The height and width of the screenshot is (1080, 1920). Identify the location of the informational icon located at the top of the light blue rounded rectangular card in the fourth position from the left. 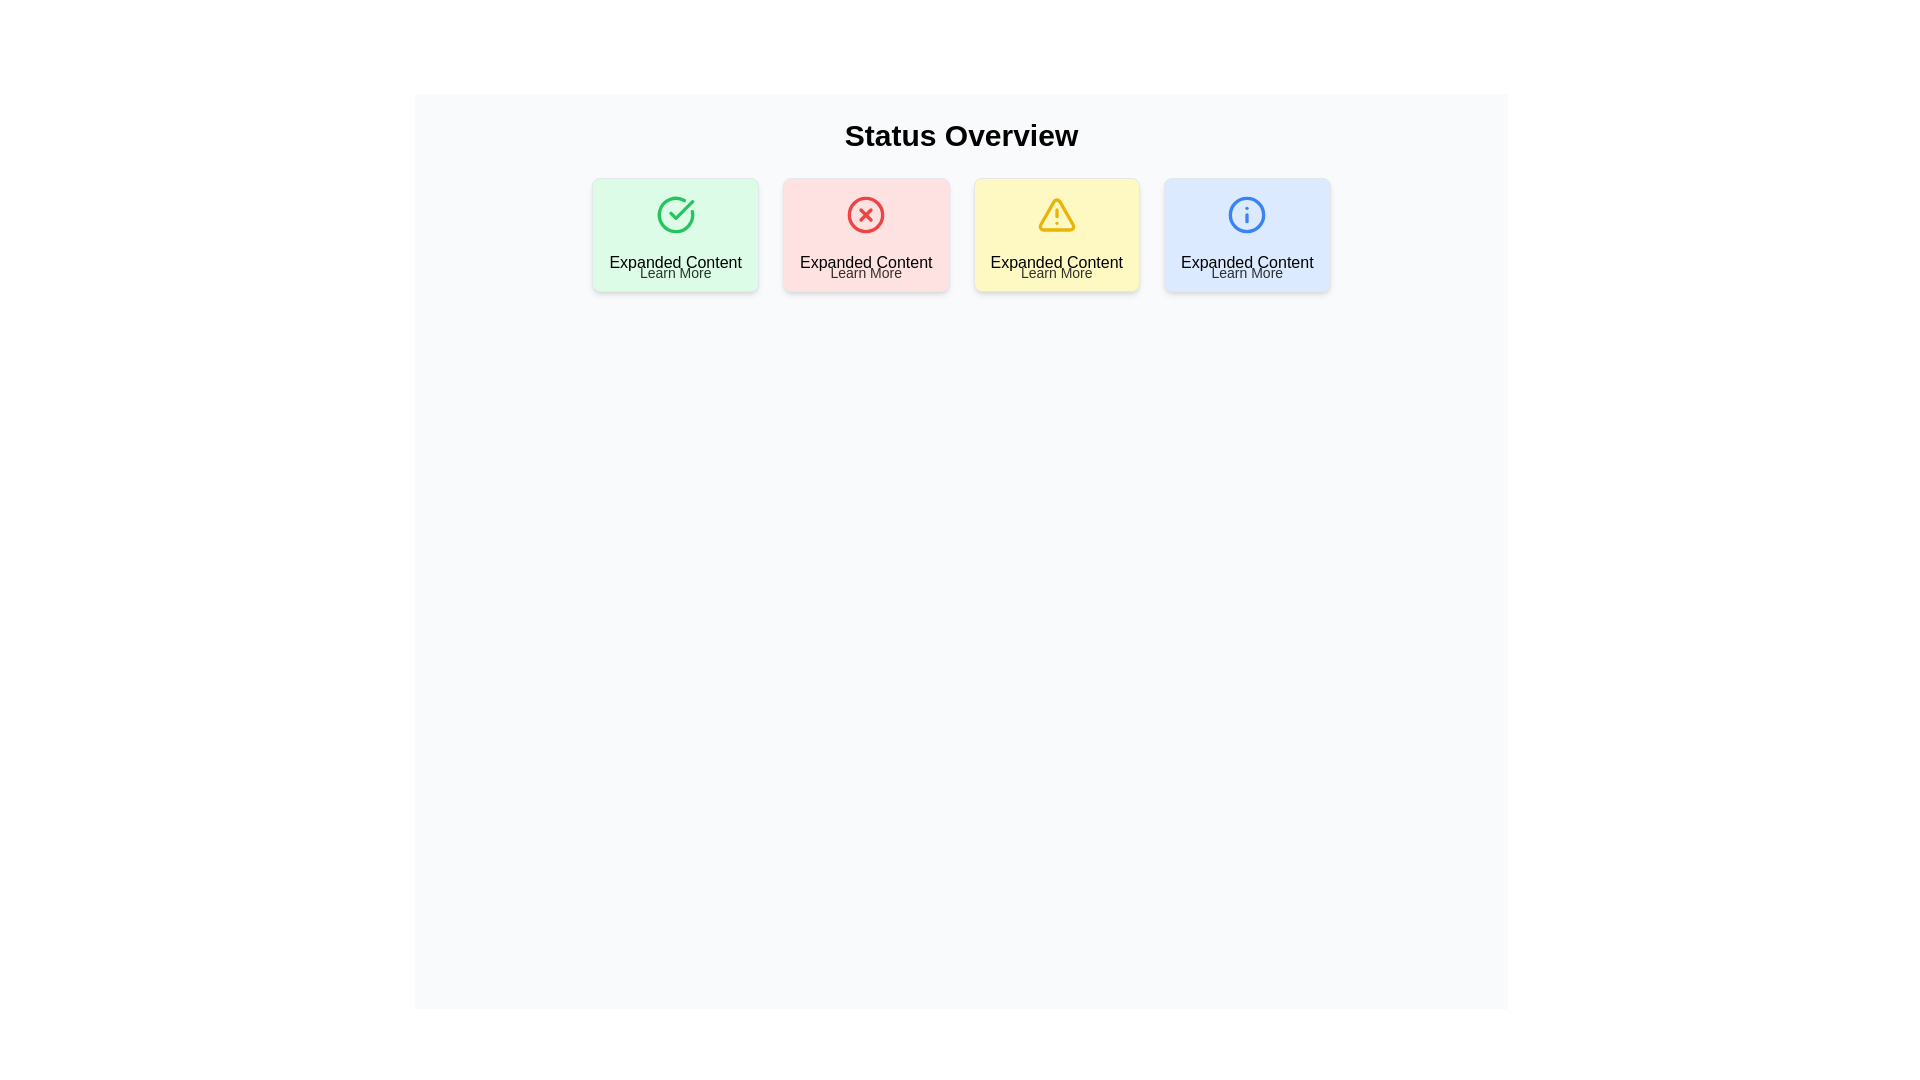
(1246, 215).